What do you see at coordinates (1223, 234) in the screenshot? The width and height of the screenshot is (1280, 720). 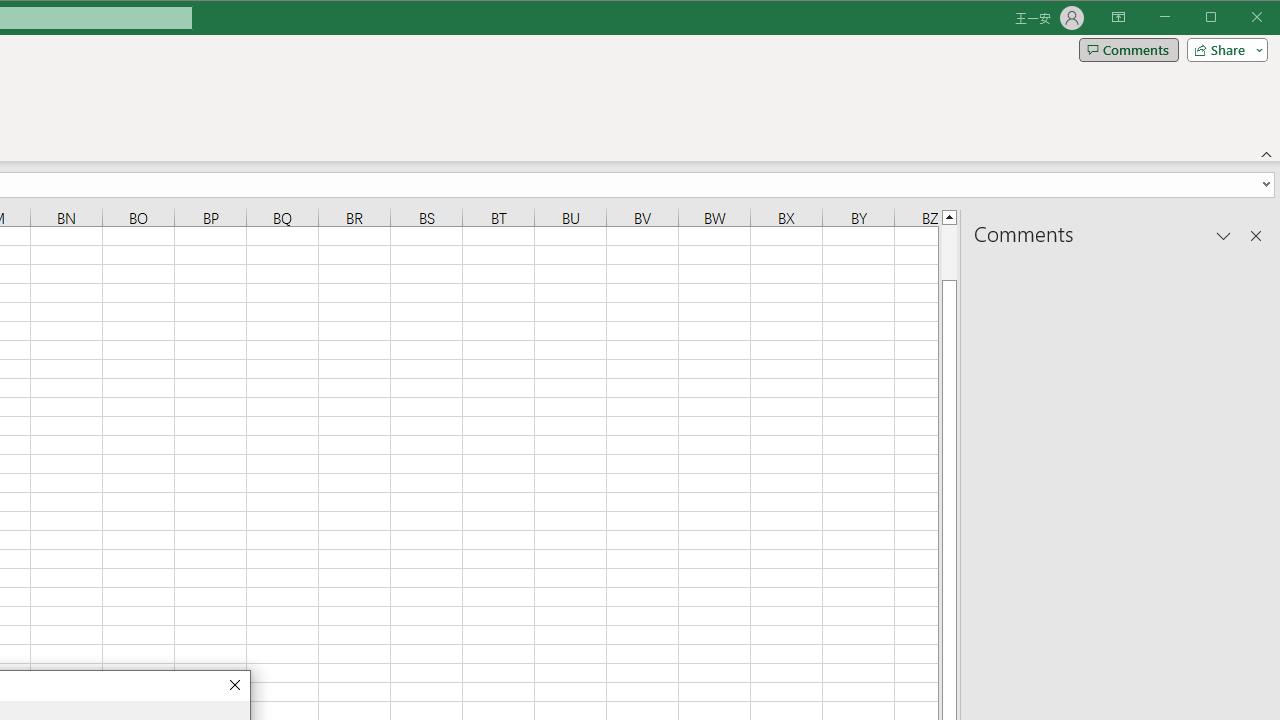 I see `'Task Pane Options'` at bounding box center [1223, 234].